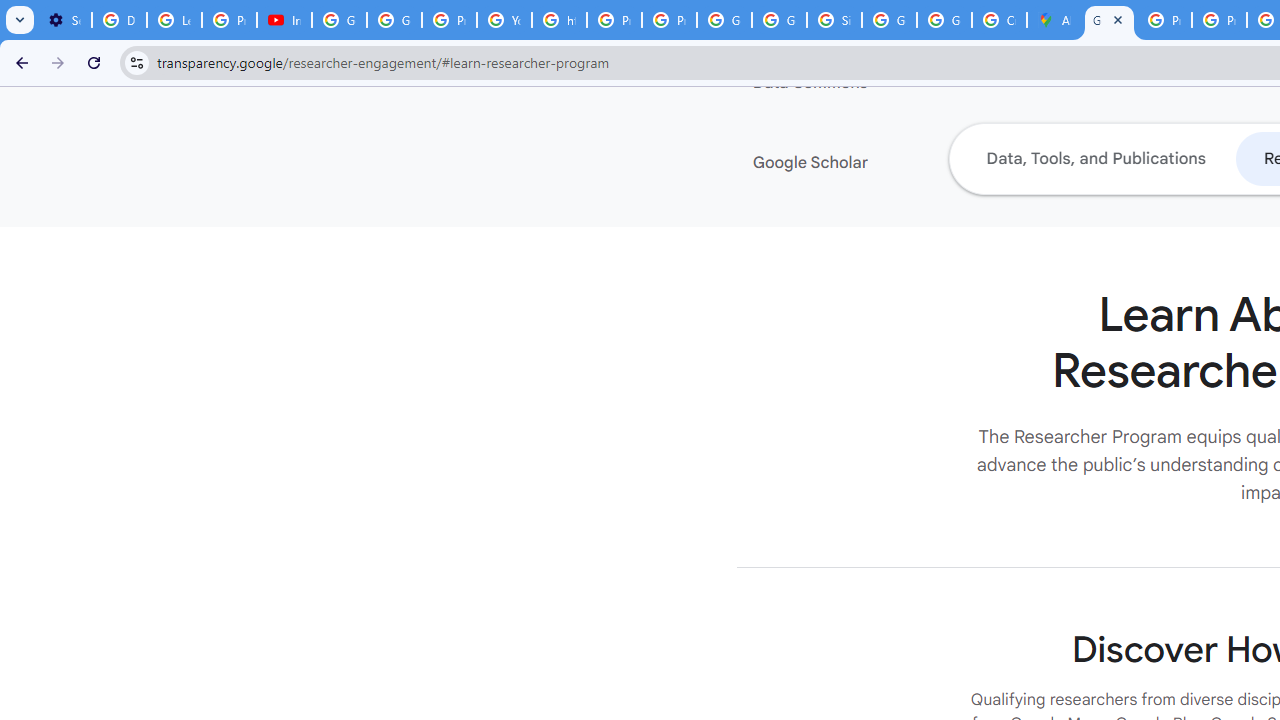  I want to click on 'Settings - Performance', so click(64, 20).